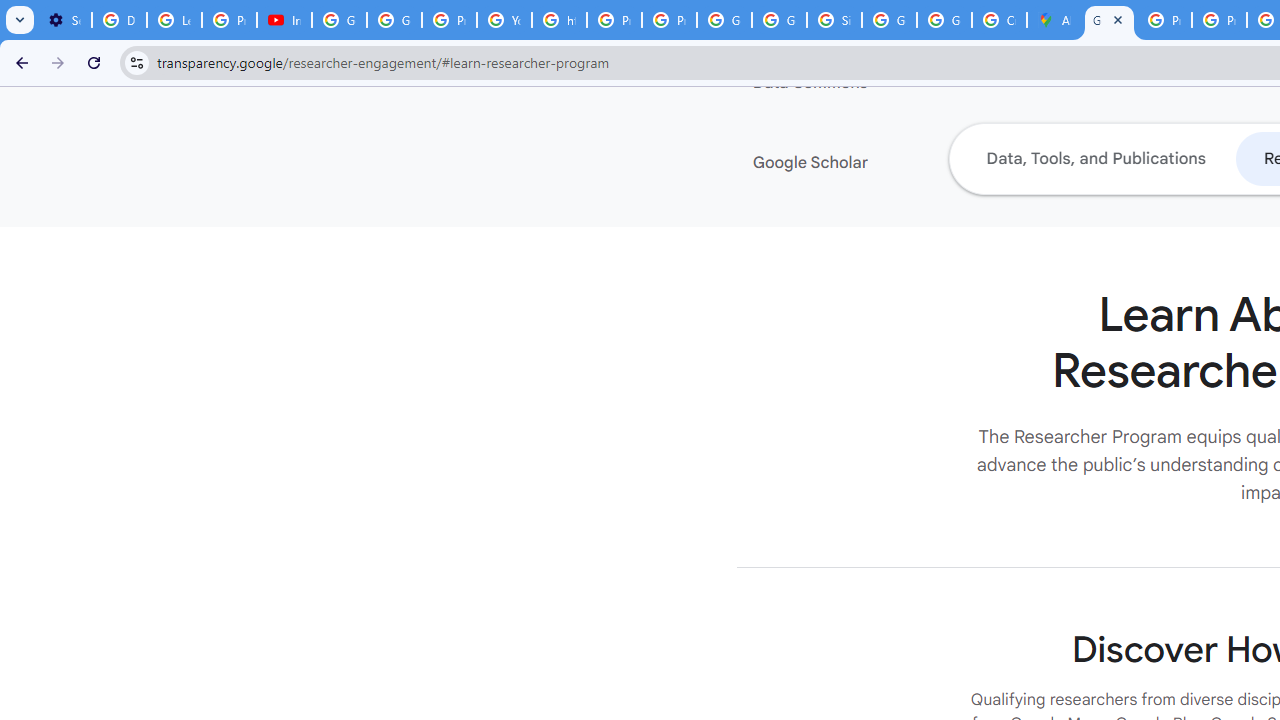  I want to click on 'Settings - Performance', so click(64, 20).